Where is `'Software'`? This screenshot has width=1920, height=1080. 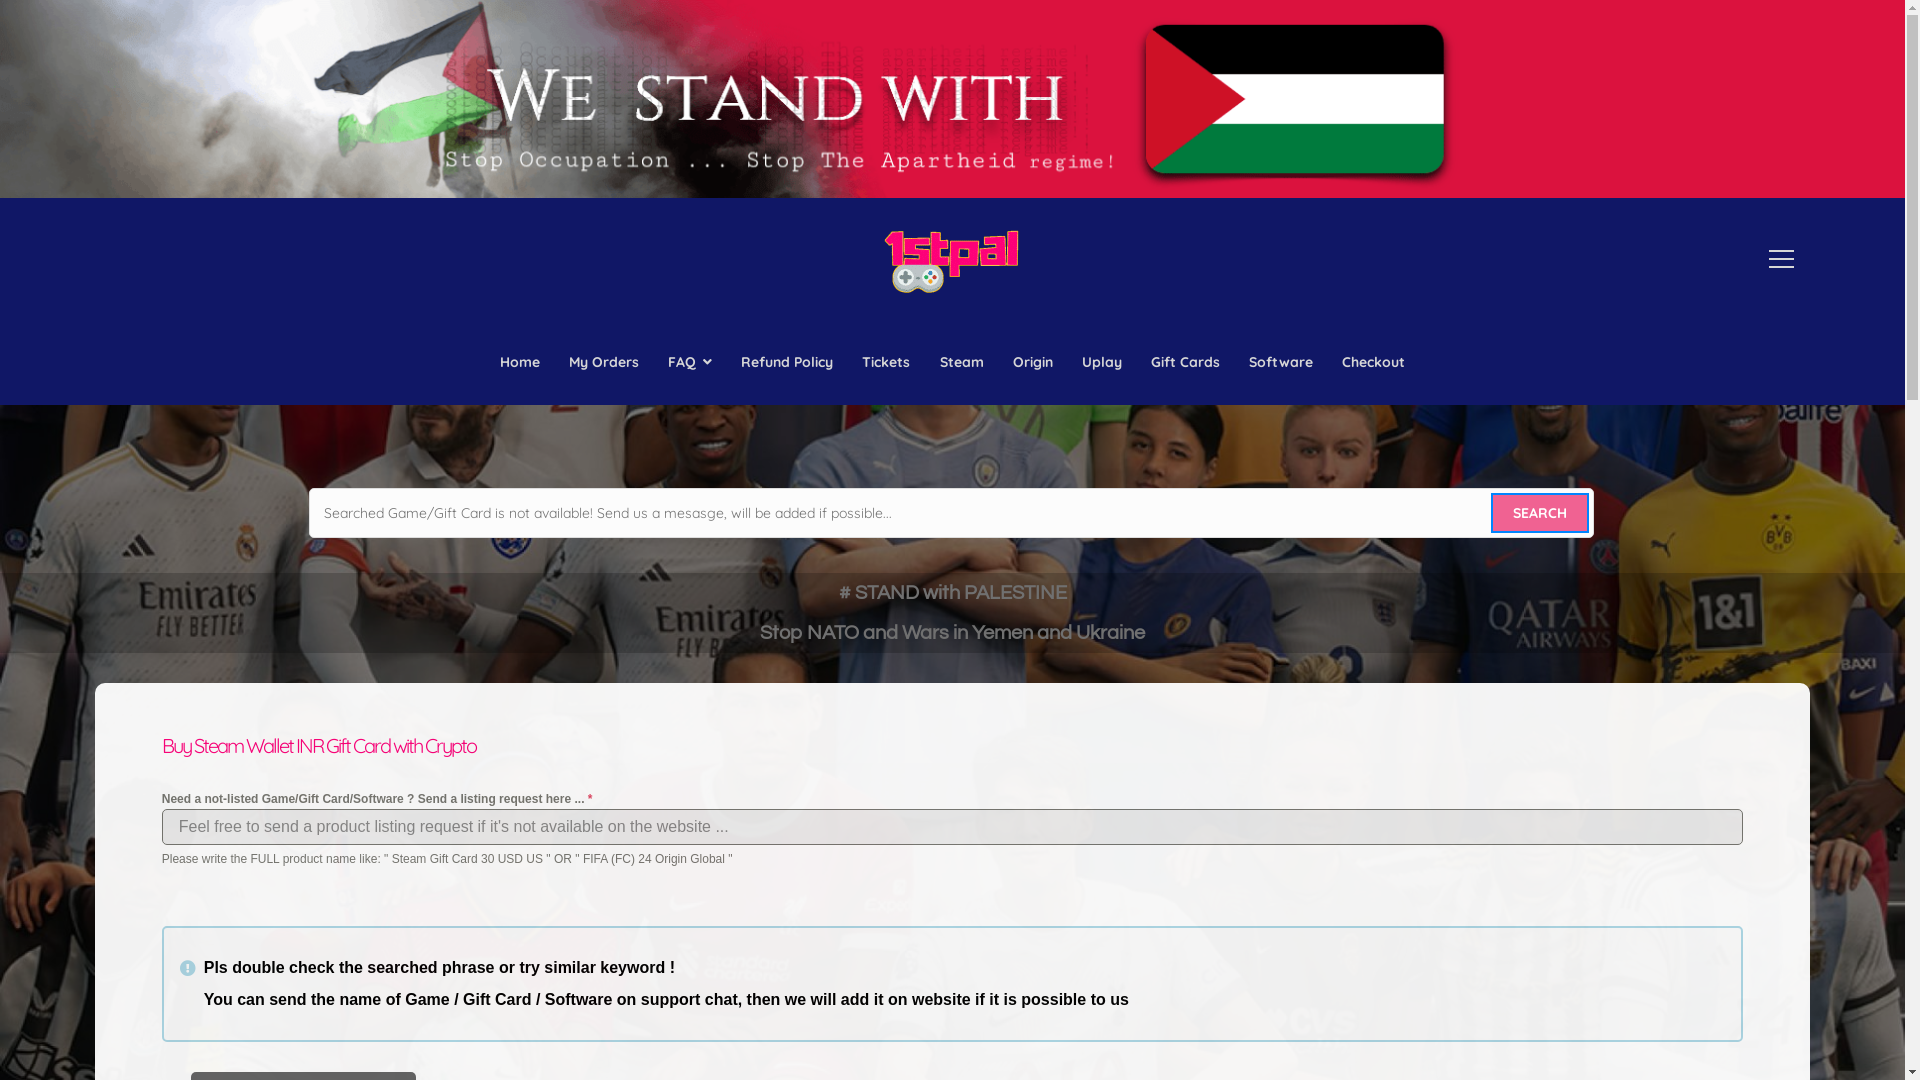
'Software' is located at coordinates (1240, 362).